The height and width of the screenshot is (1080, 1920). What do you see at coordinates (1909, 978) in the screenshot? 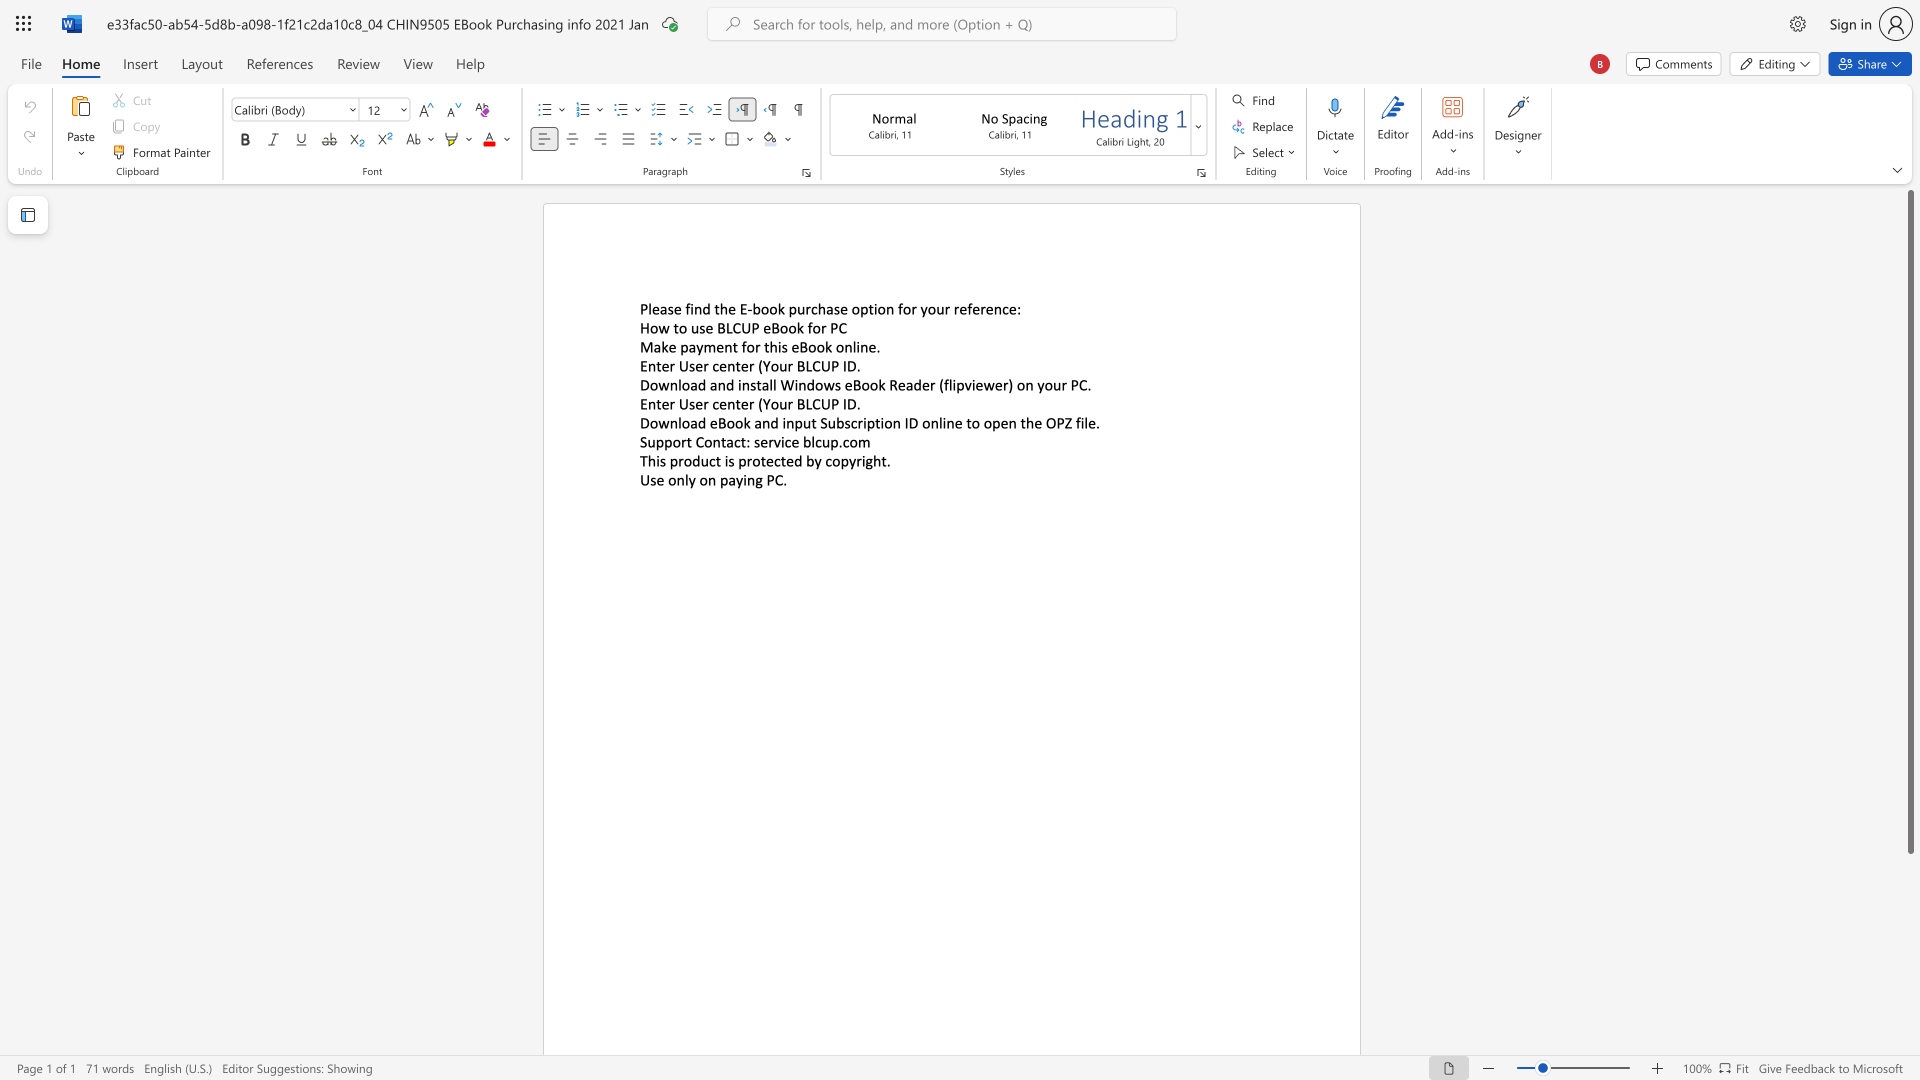
I see `the side scrollbar to bring the page down` at bounding box center [1909, 978].